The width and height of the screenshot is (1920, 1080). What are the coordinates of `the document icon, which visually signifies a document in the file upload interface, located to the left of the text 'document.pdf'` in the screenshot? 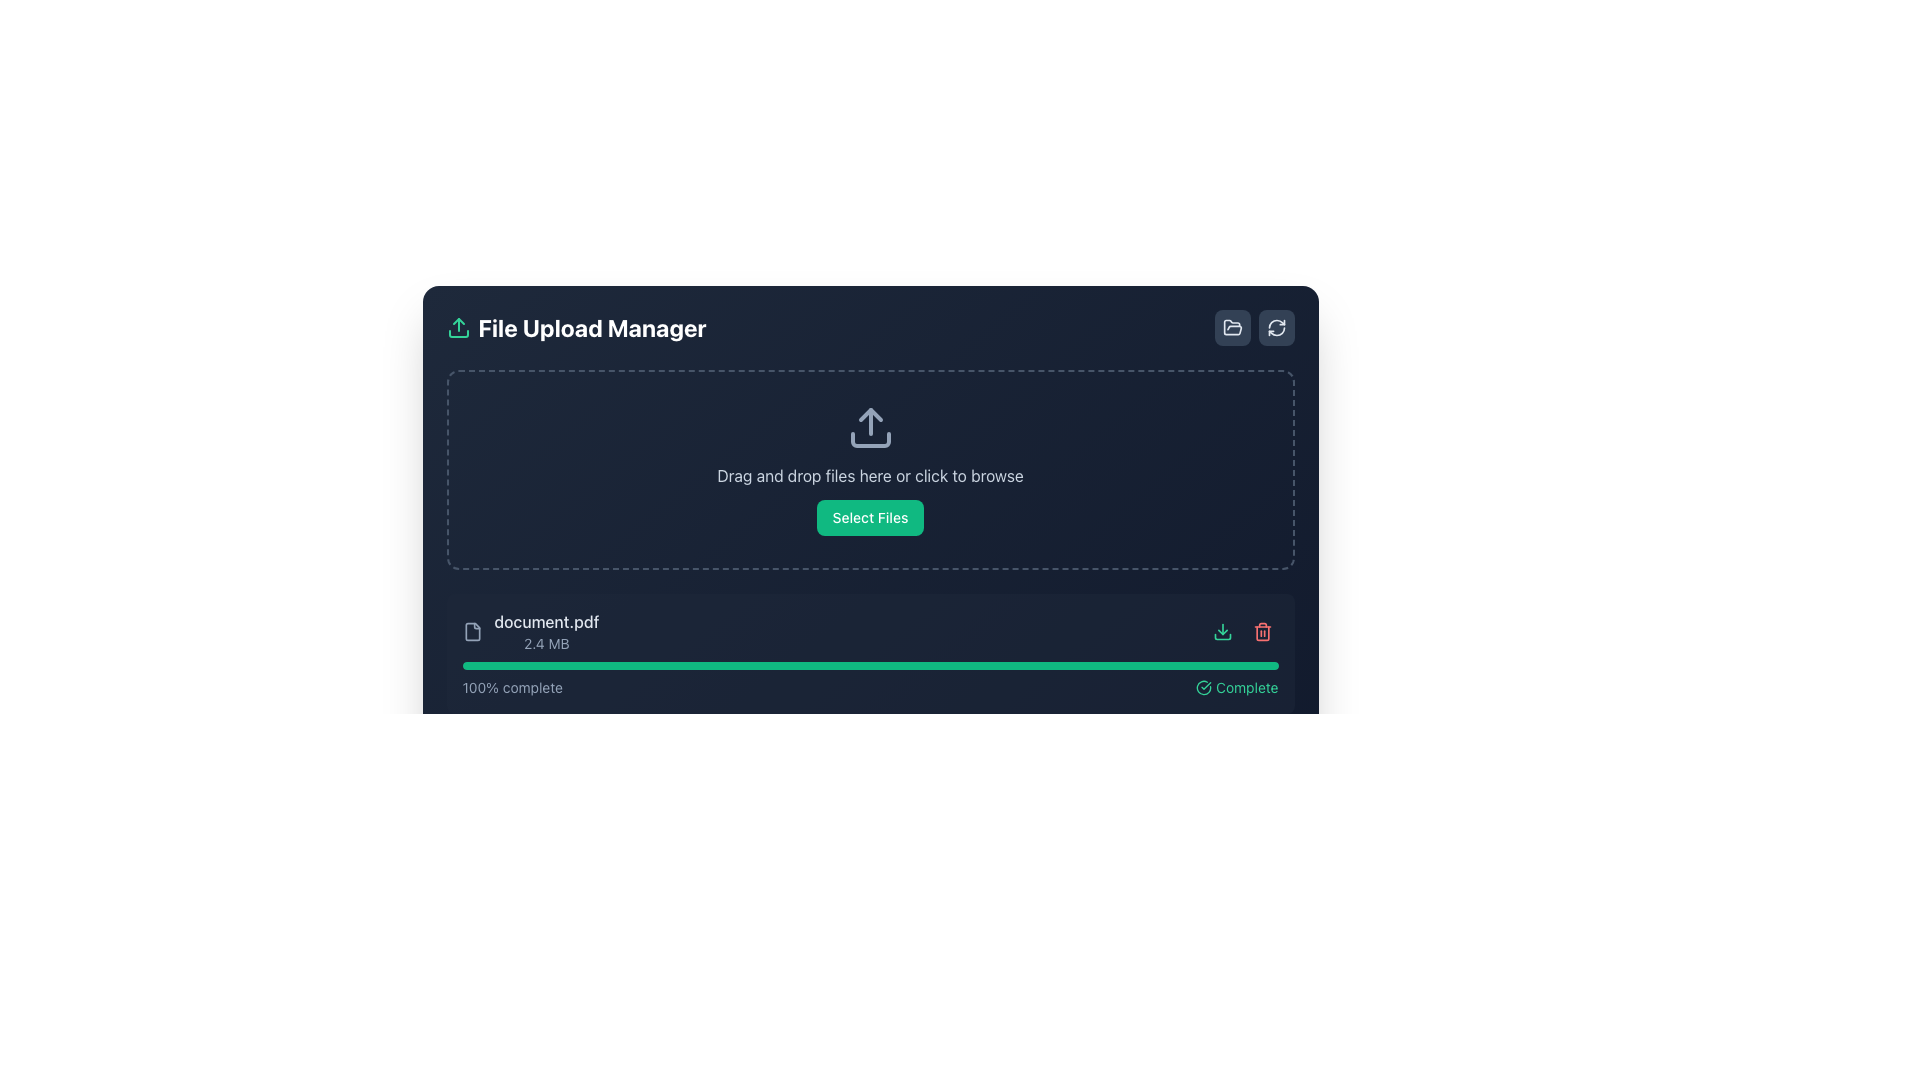 It's located at (471, 632).